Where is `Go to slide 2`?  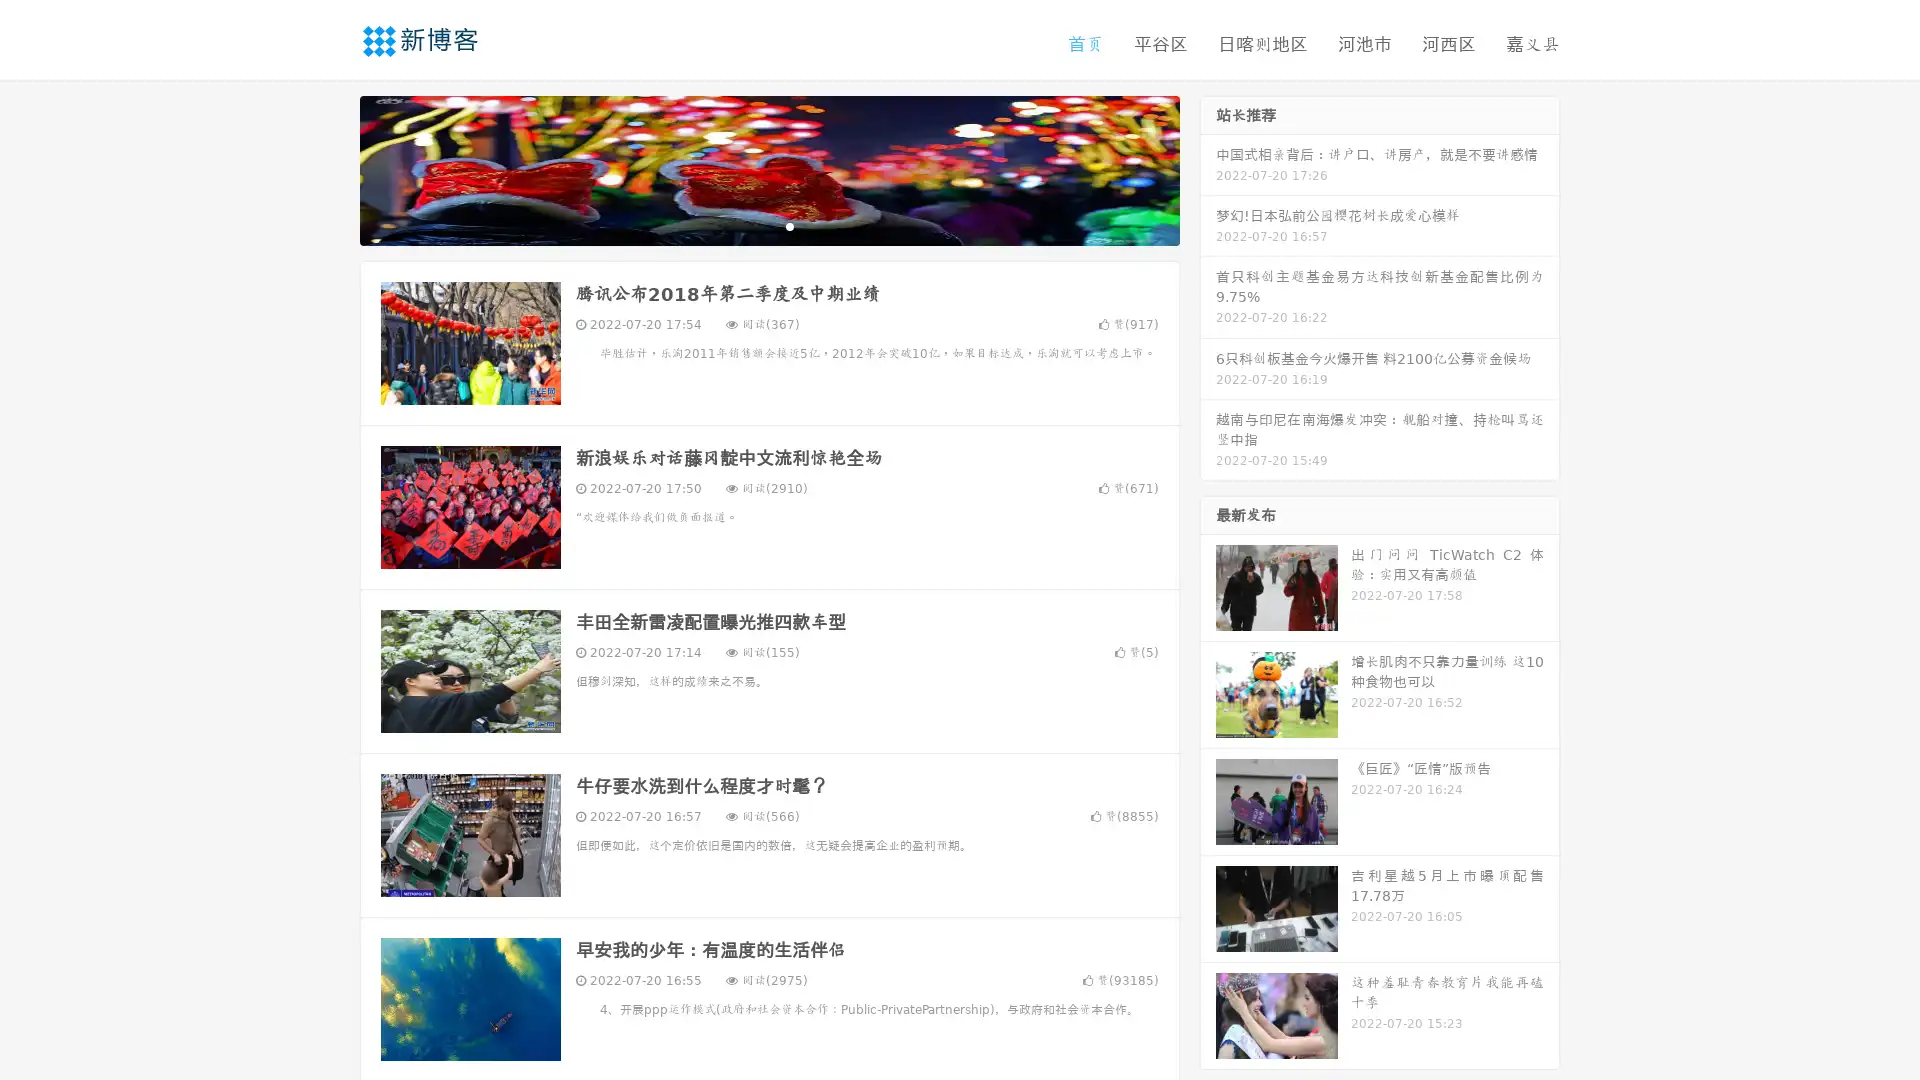 Go to slide 2 is located at coordinates (768, 225).